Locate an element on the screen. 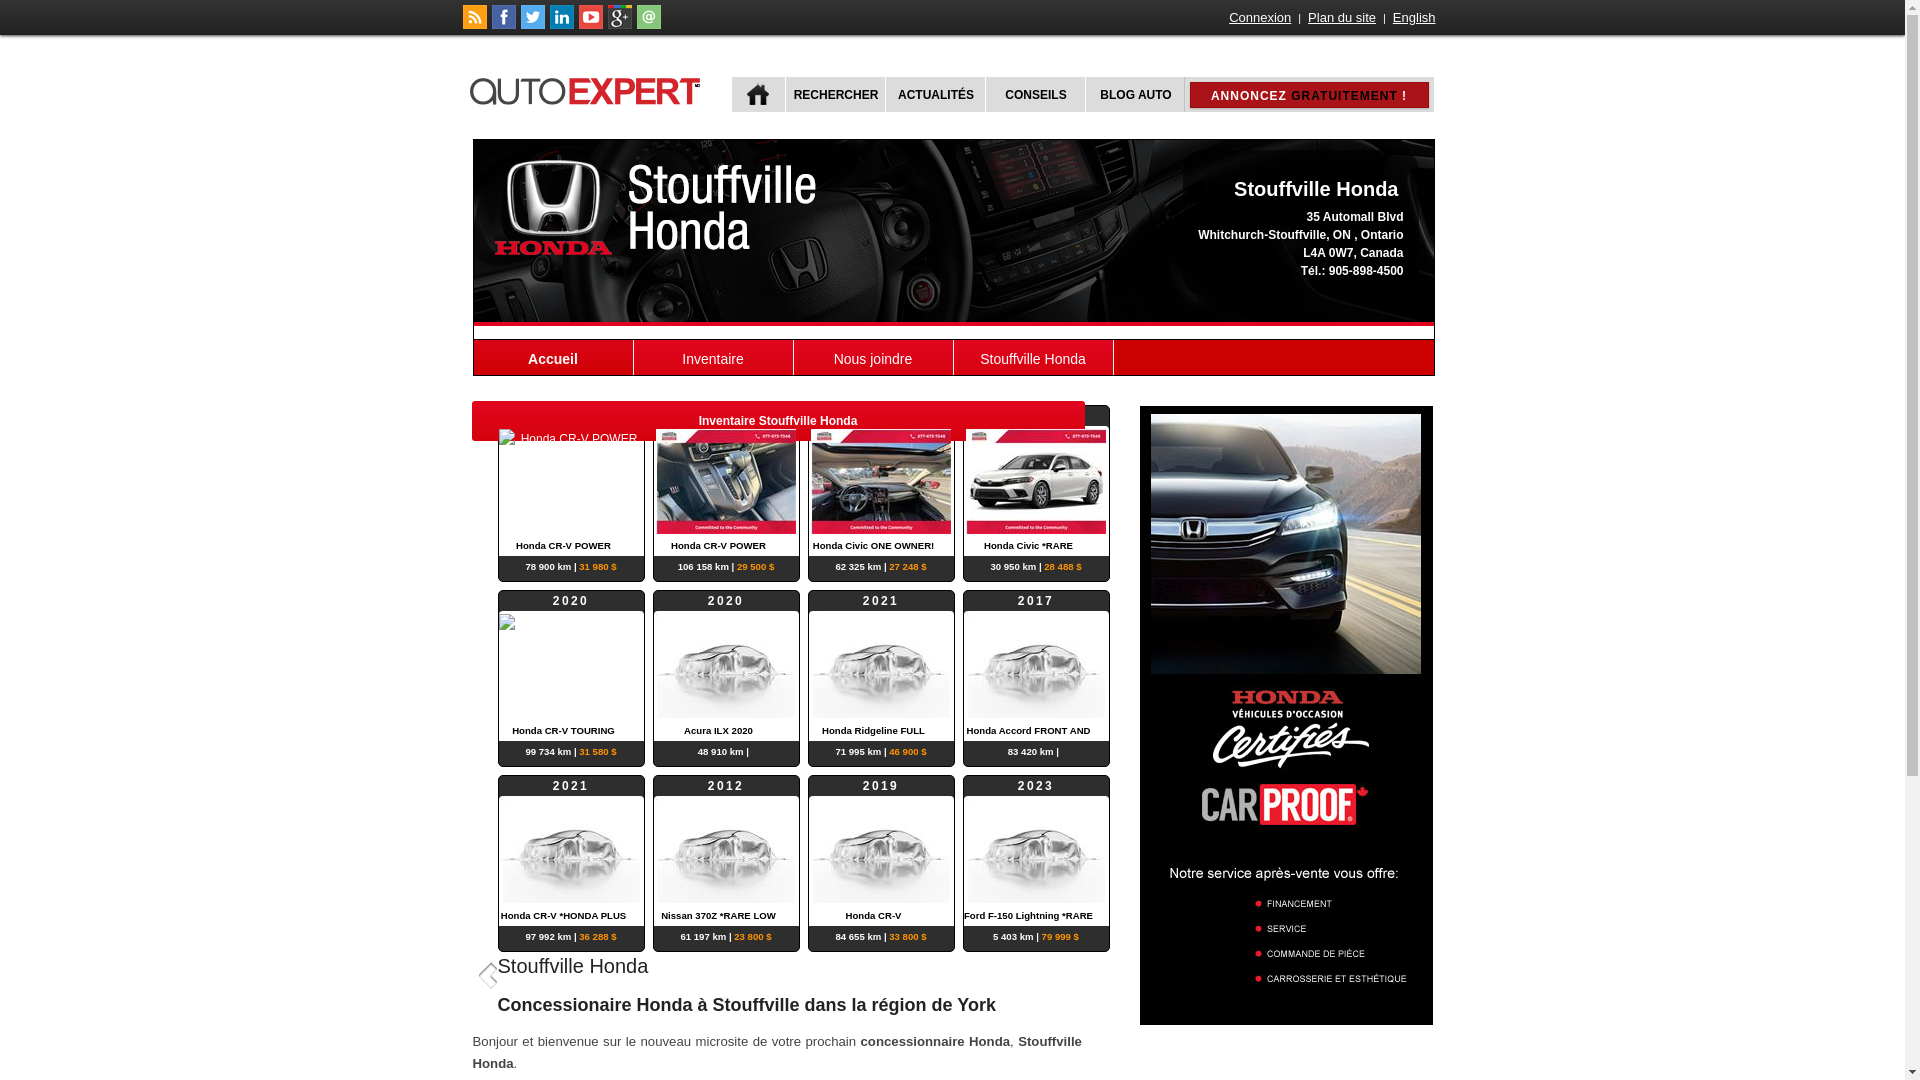 This screenshot has width=1920, height=1080. 'BLOG AUTO' is located at coordinates (1133, 94).